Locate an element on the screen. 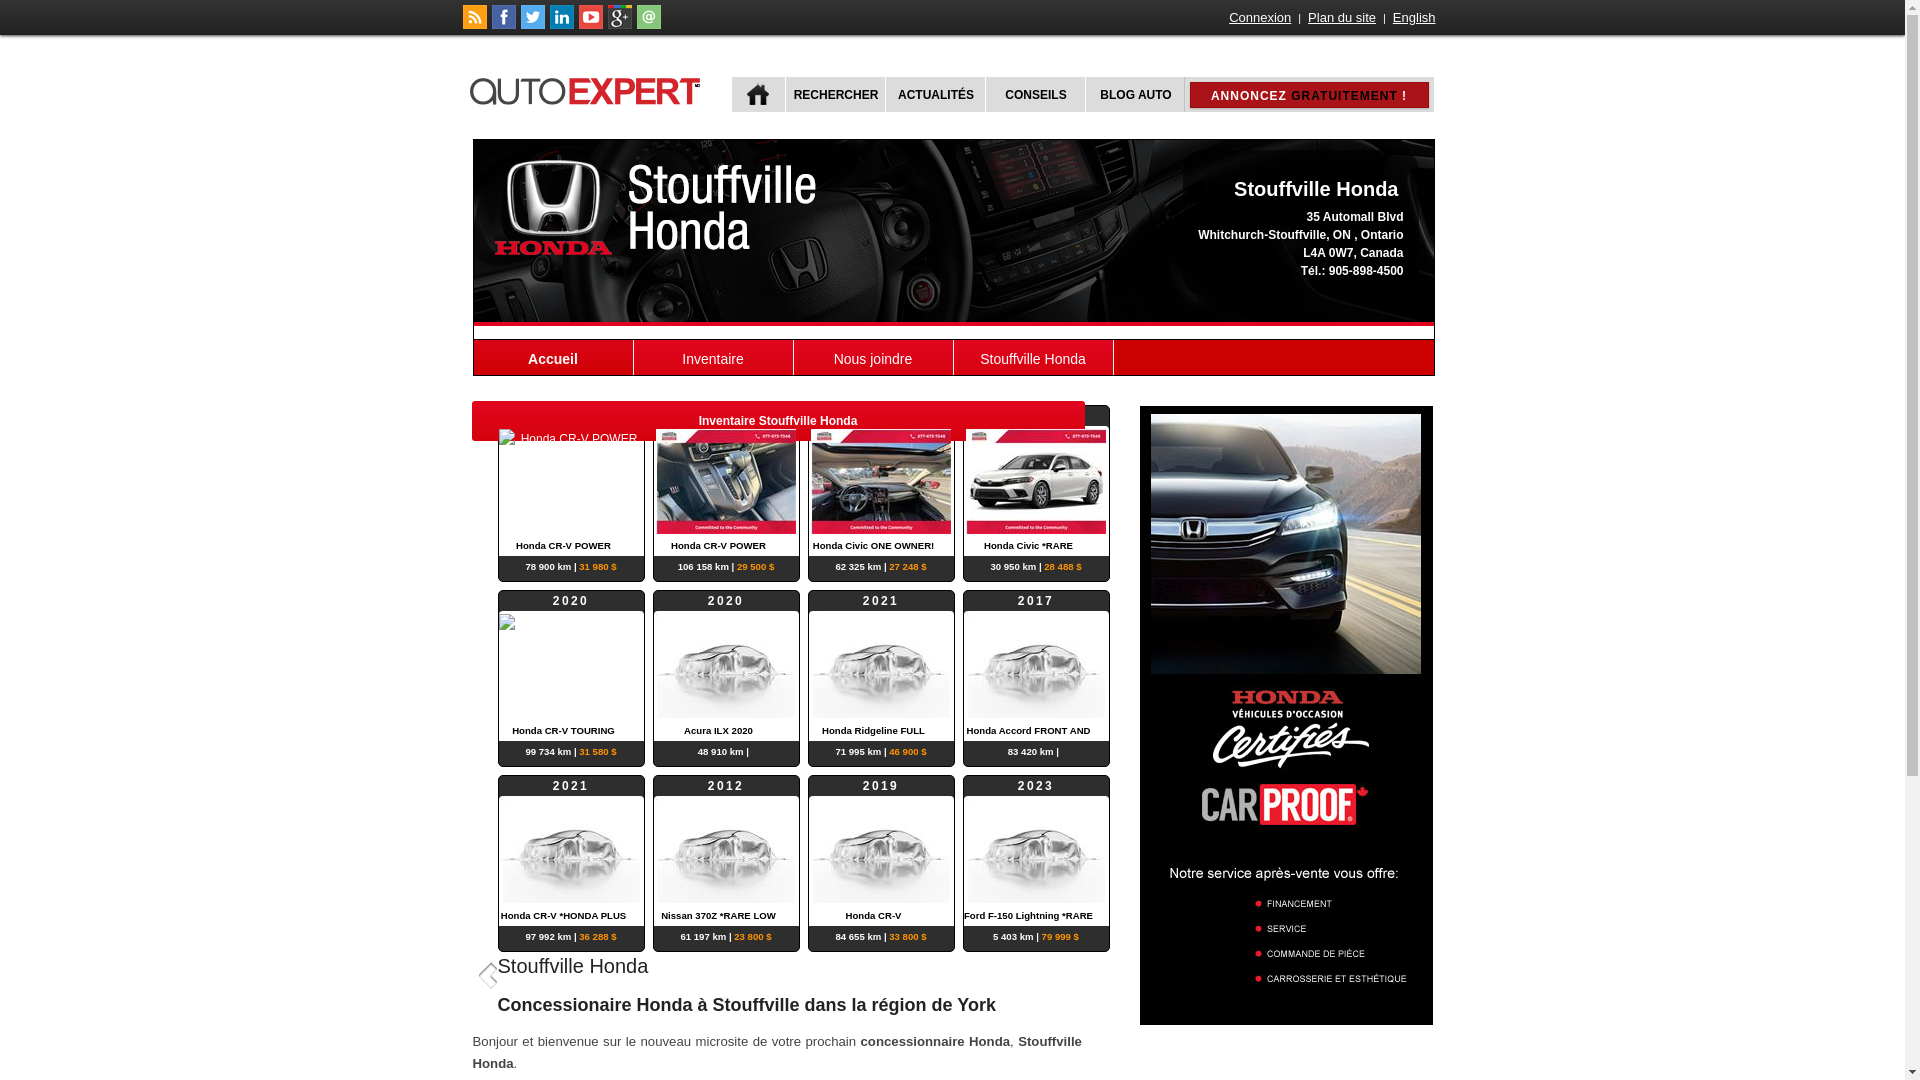 This screenshot has width=1920, height=1080. 'BLOG AUTO' is located at coordinates (1133, 94).